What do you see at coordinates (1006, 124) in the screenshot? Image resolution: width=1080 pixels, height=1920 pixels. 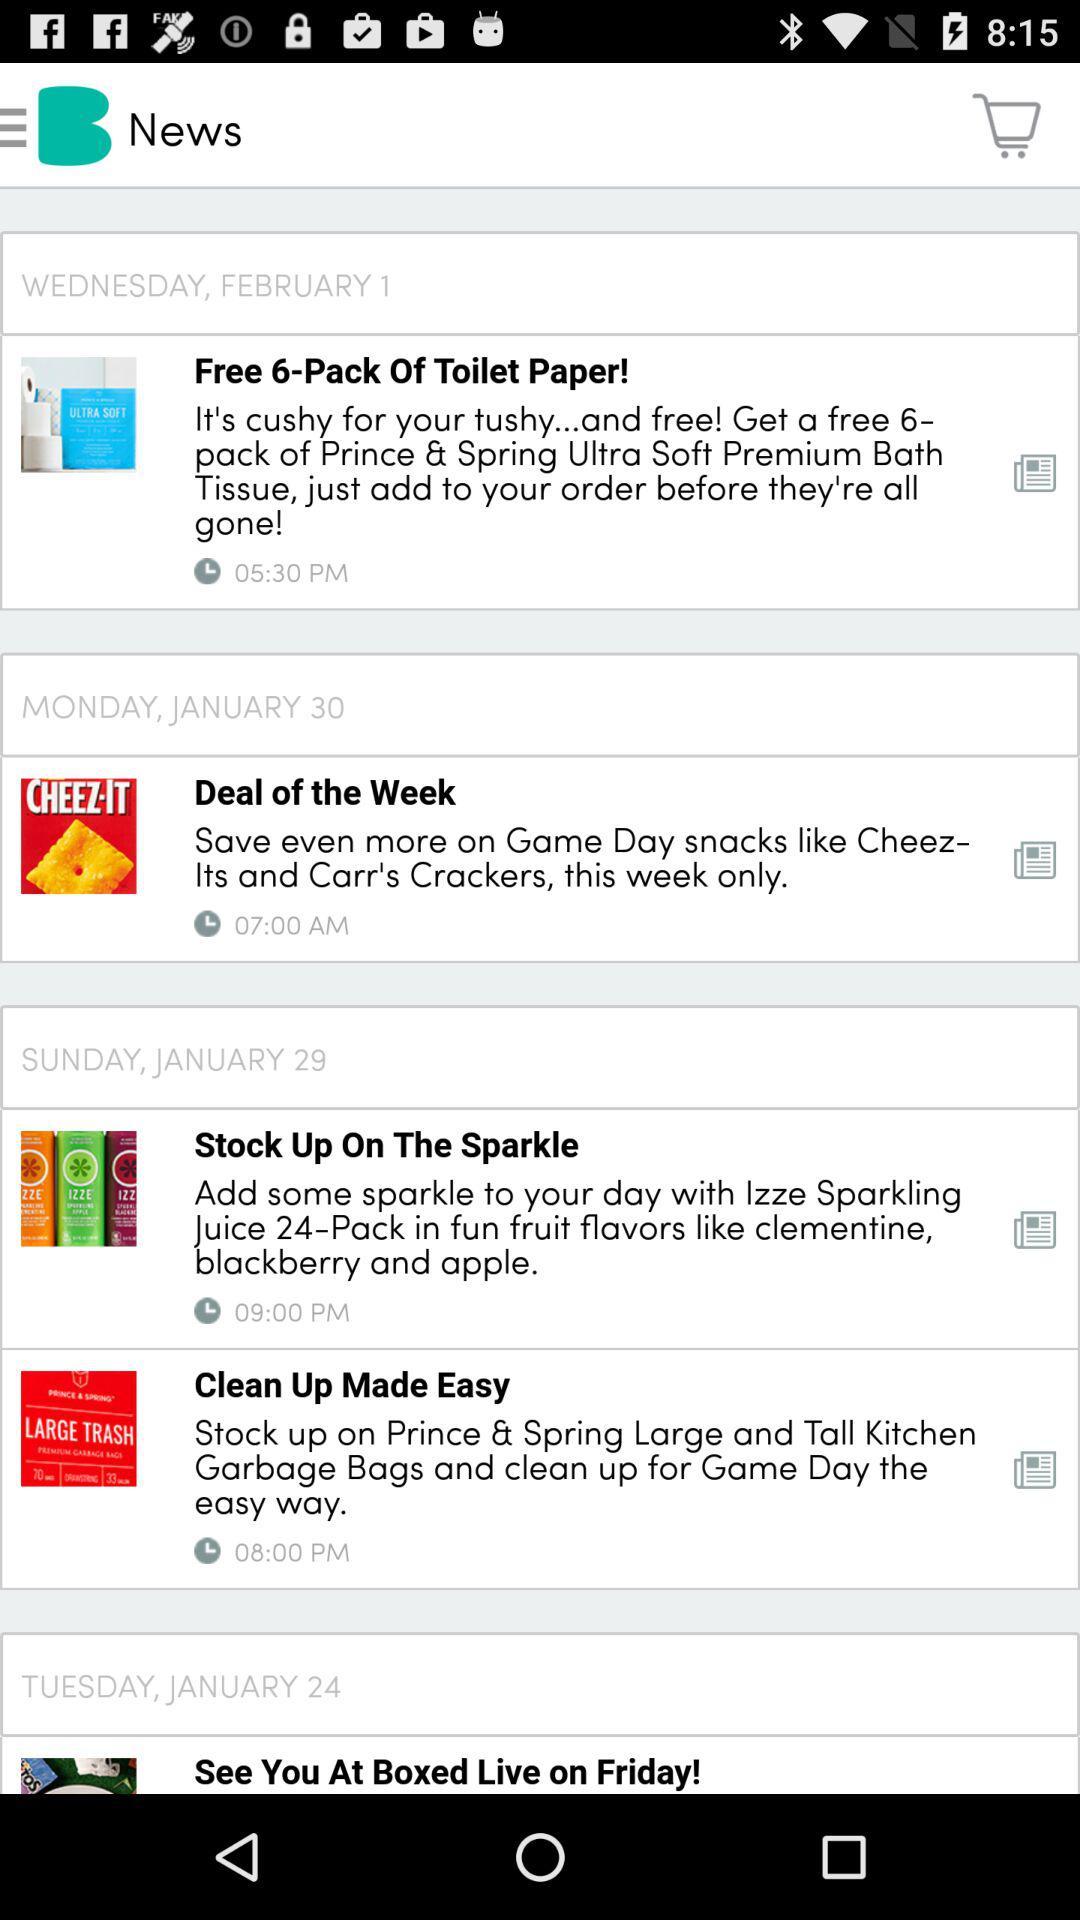 I see `the icon next to the news` at bounding box center [1006, 124].